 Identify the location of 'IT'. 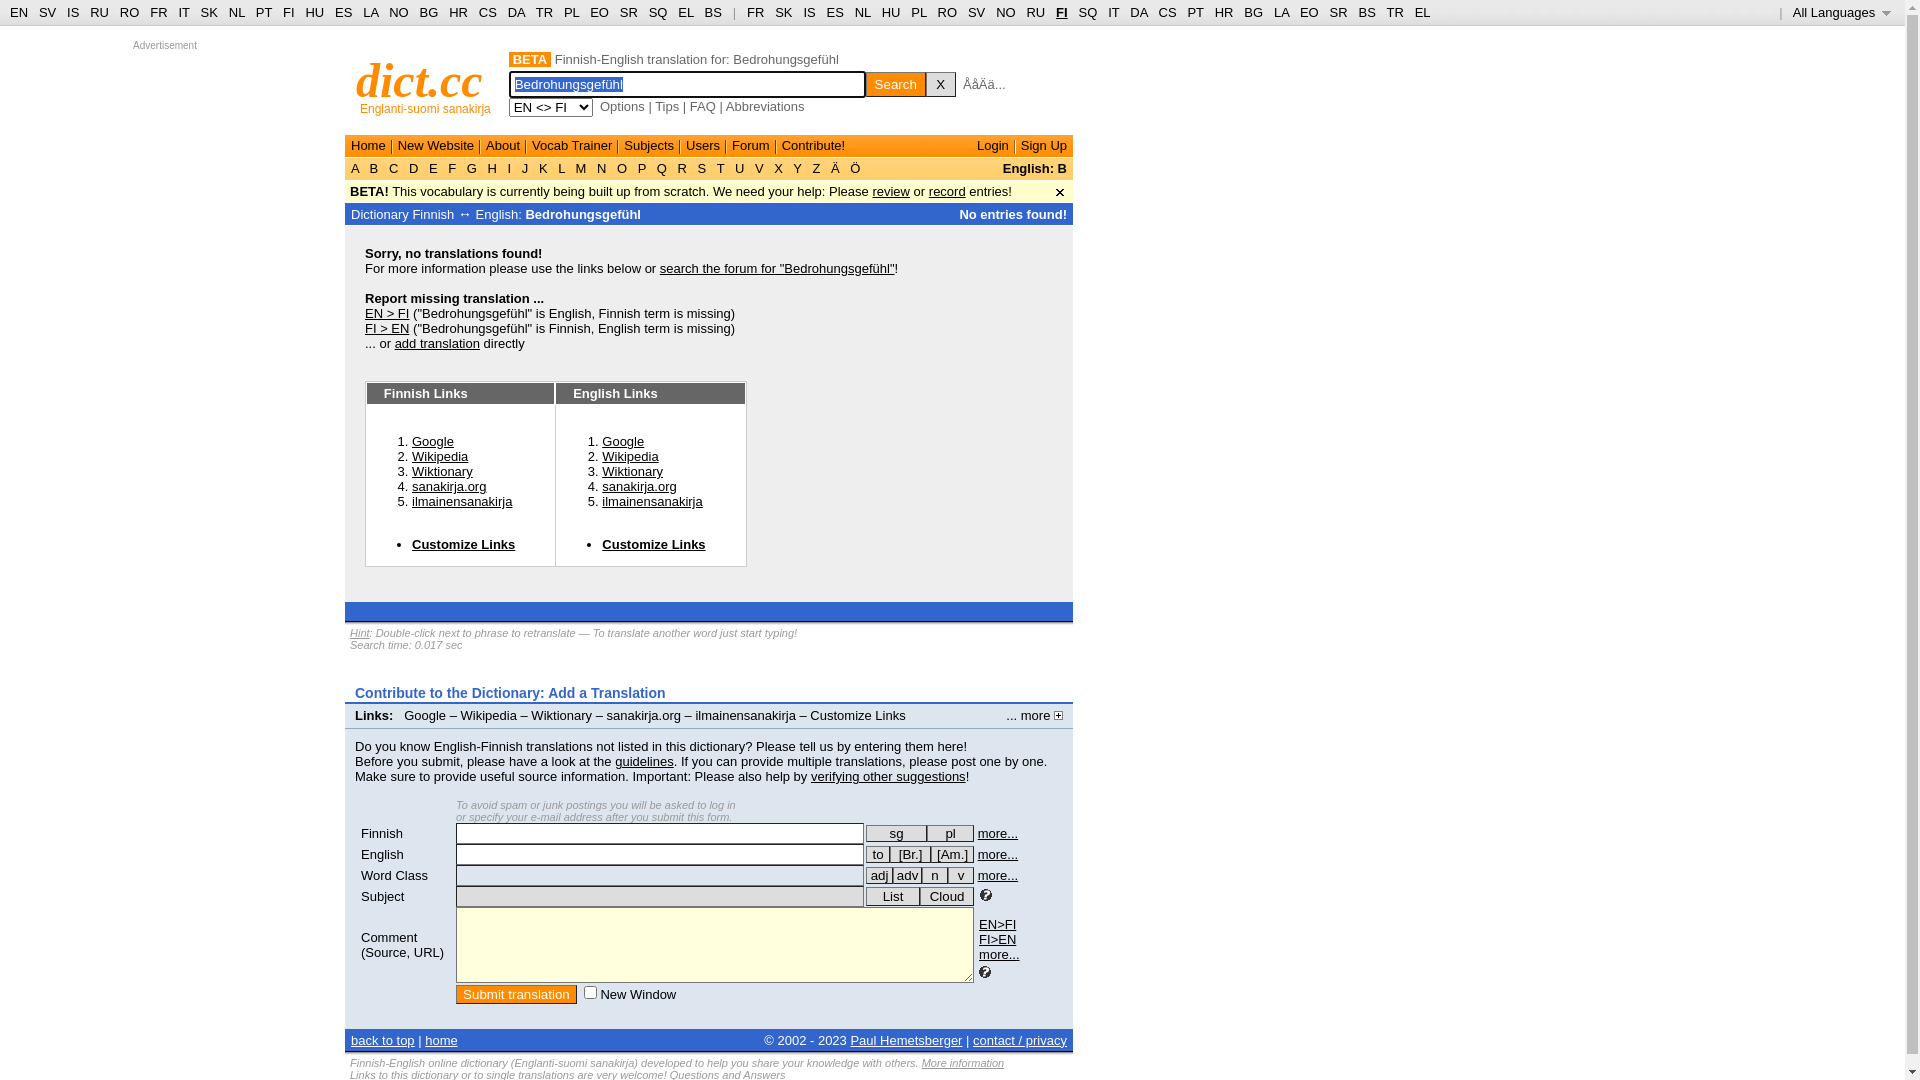
(1112, 12).